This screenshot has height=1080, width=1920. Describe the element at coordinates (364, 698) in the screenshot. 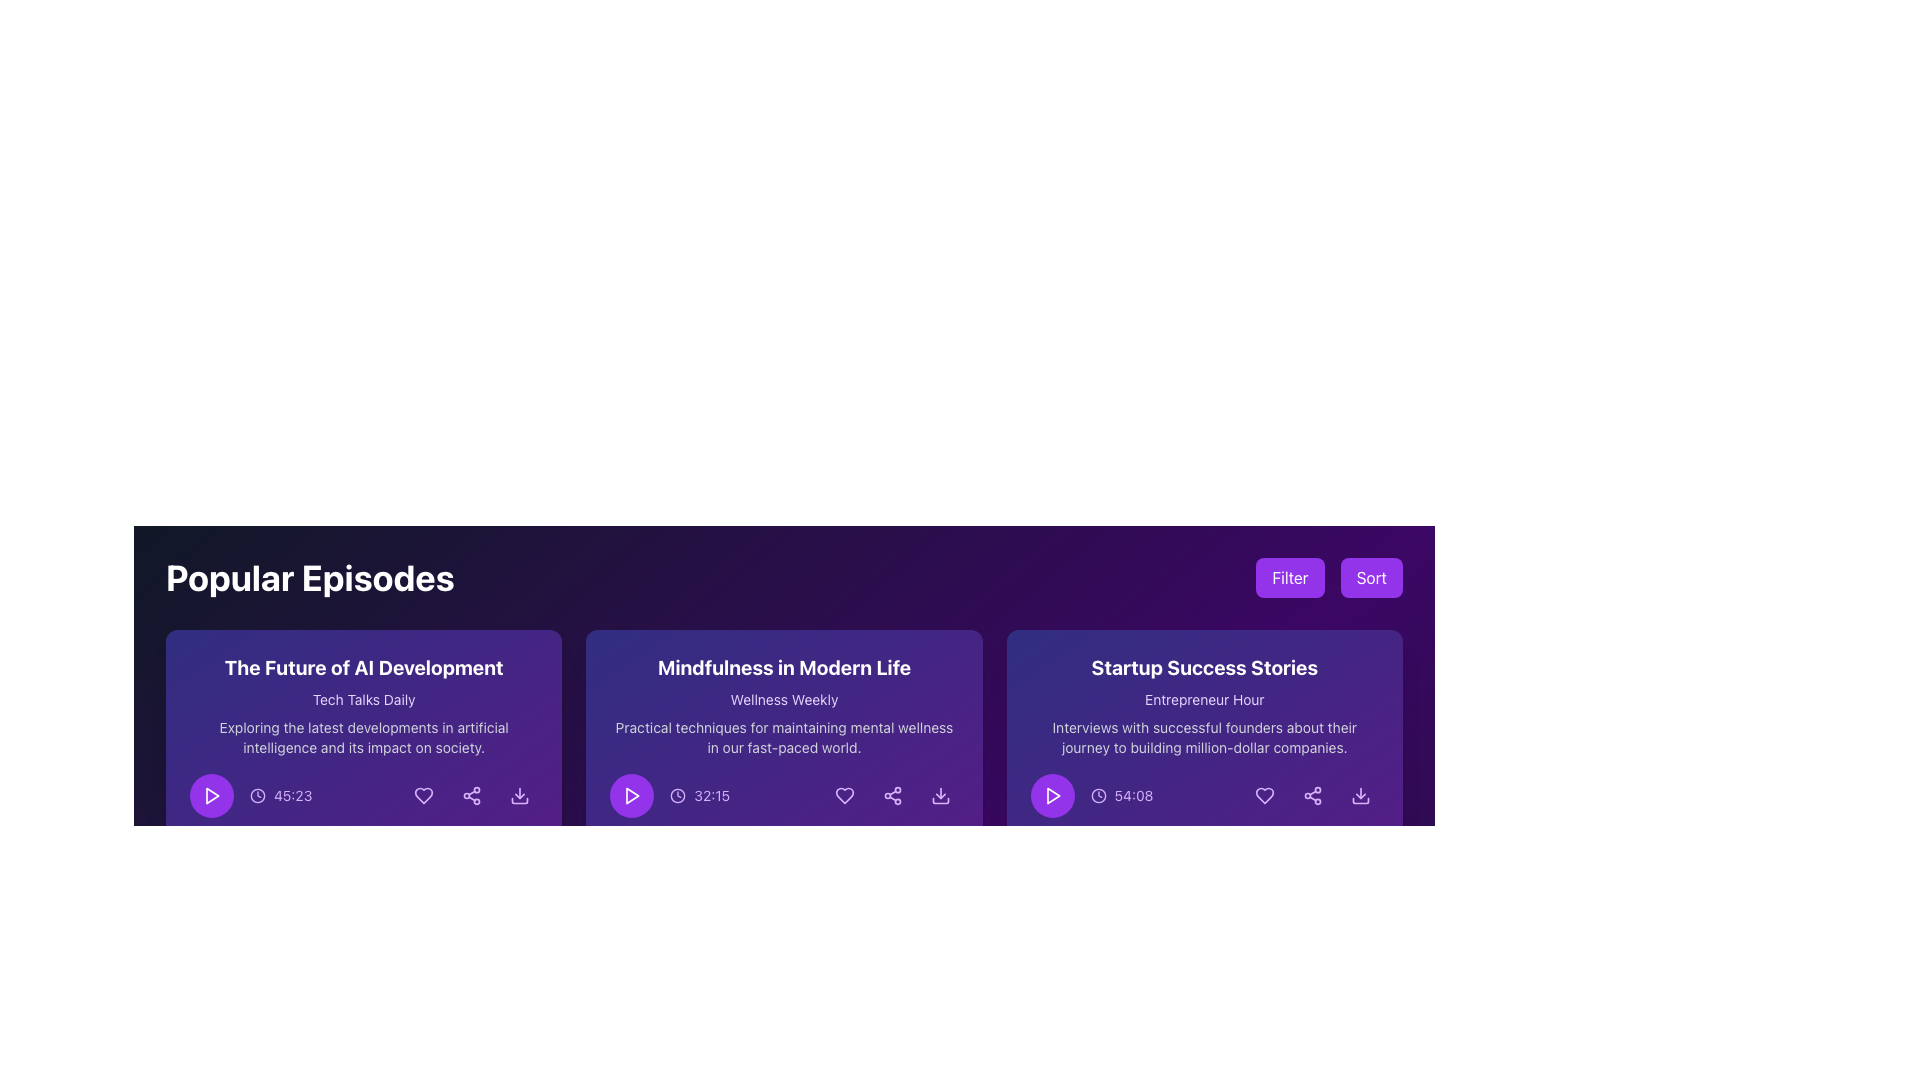

I see `the label displaying the subtitle or publishing source of the content within the card titled 'The Future of AI Development', located above the description text` at that location.